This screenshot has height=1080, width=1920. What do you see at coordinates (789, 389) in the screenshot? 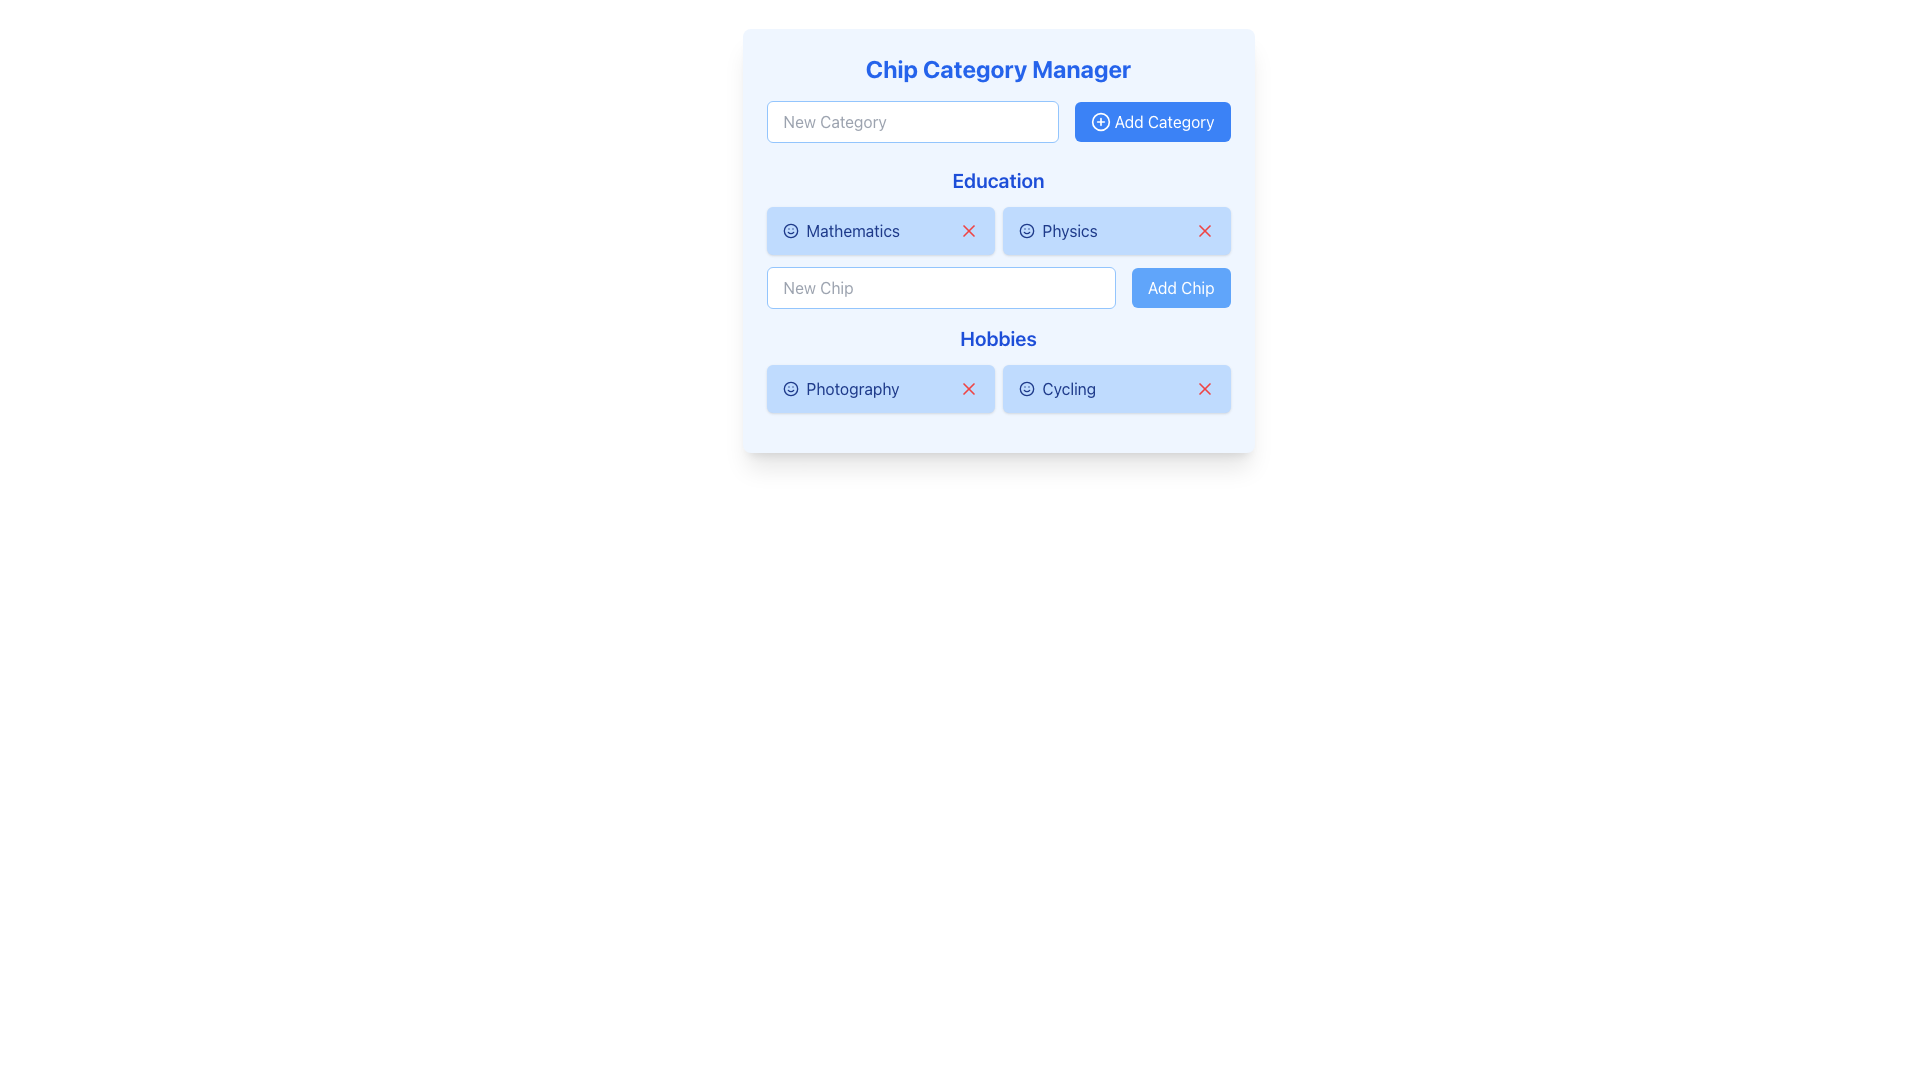
I see `the small circular smiley face icon located to the left of the 'Photography' label in the 'Hobbies' section` at bounding box center [789, 389].